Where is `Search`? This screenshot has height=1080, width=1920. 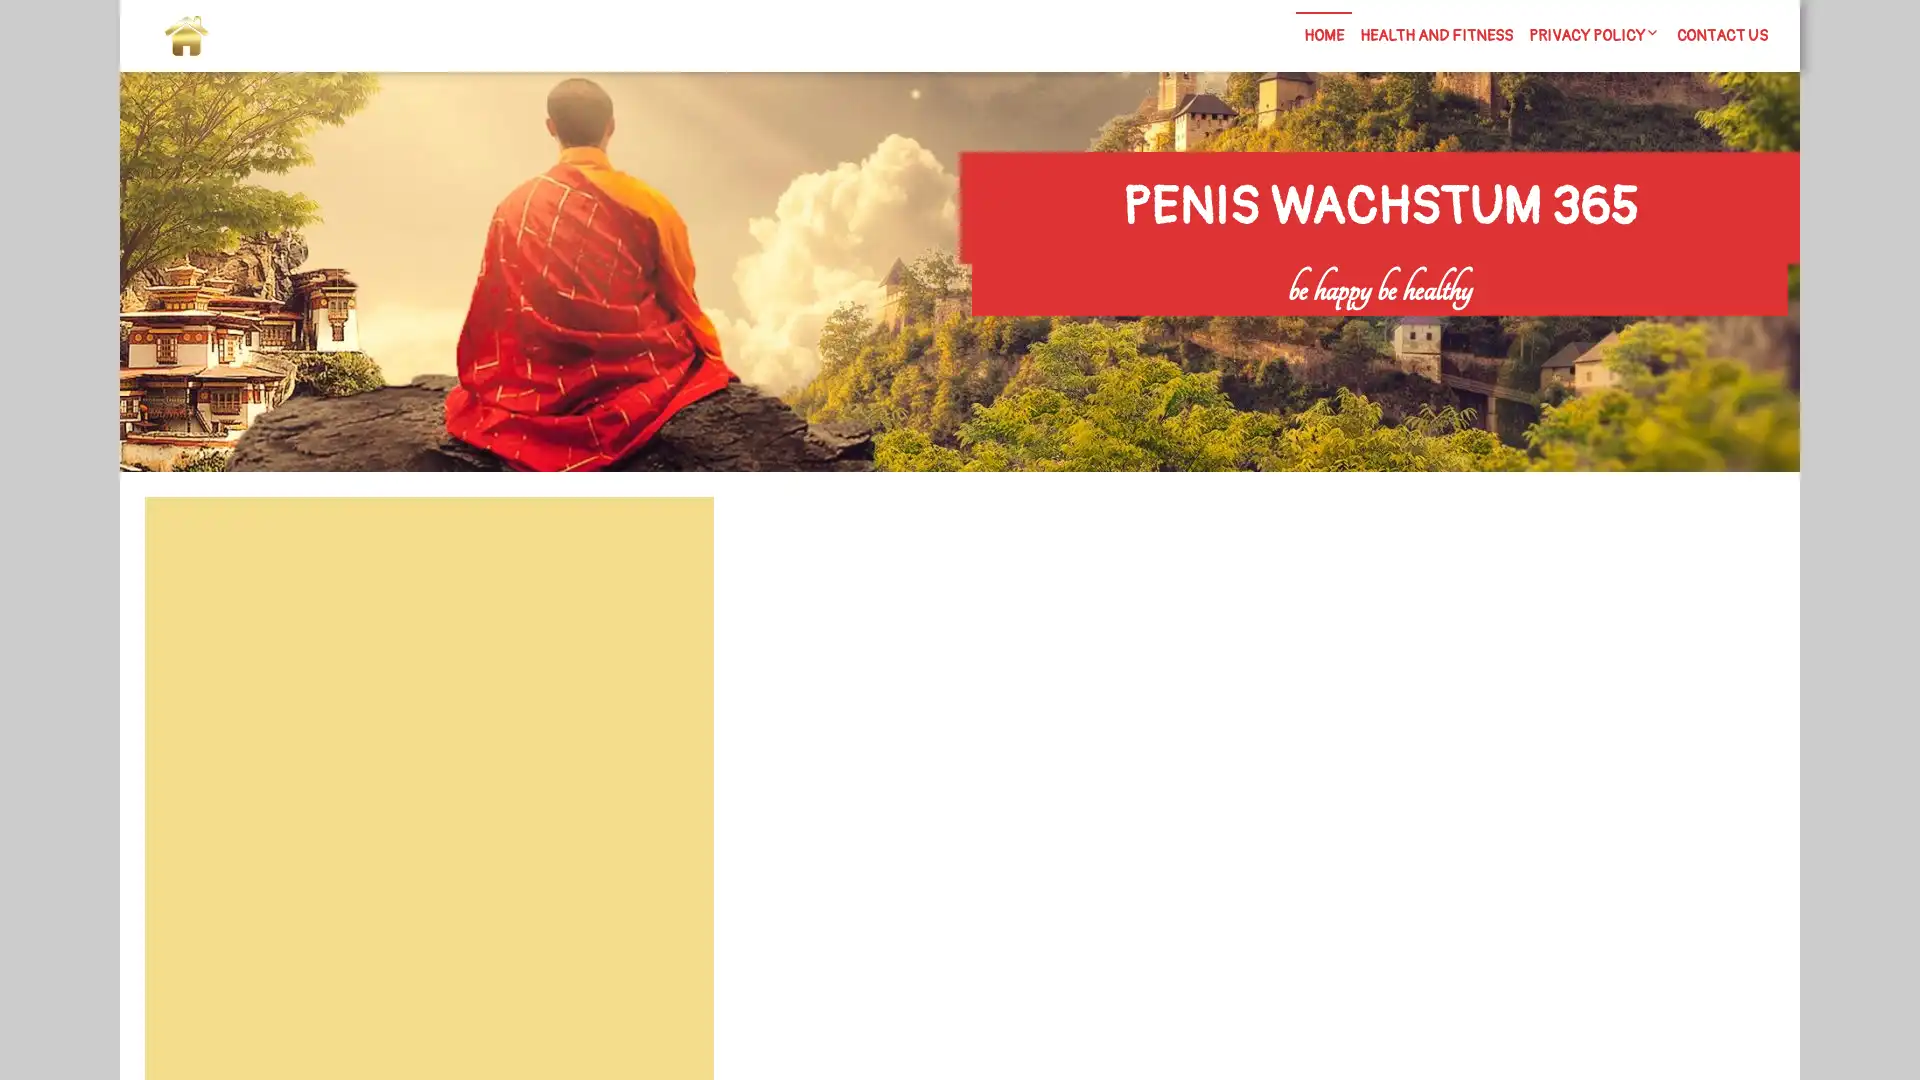 Search is located at coordinates (1557, 327).